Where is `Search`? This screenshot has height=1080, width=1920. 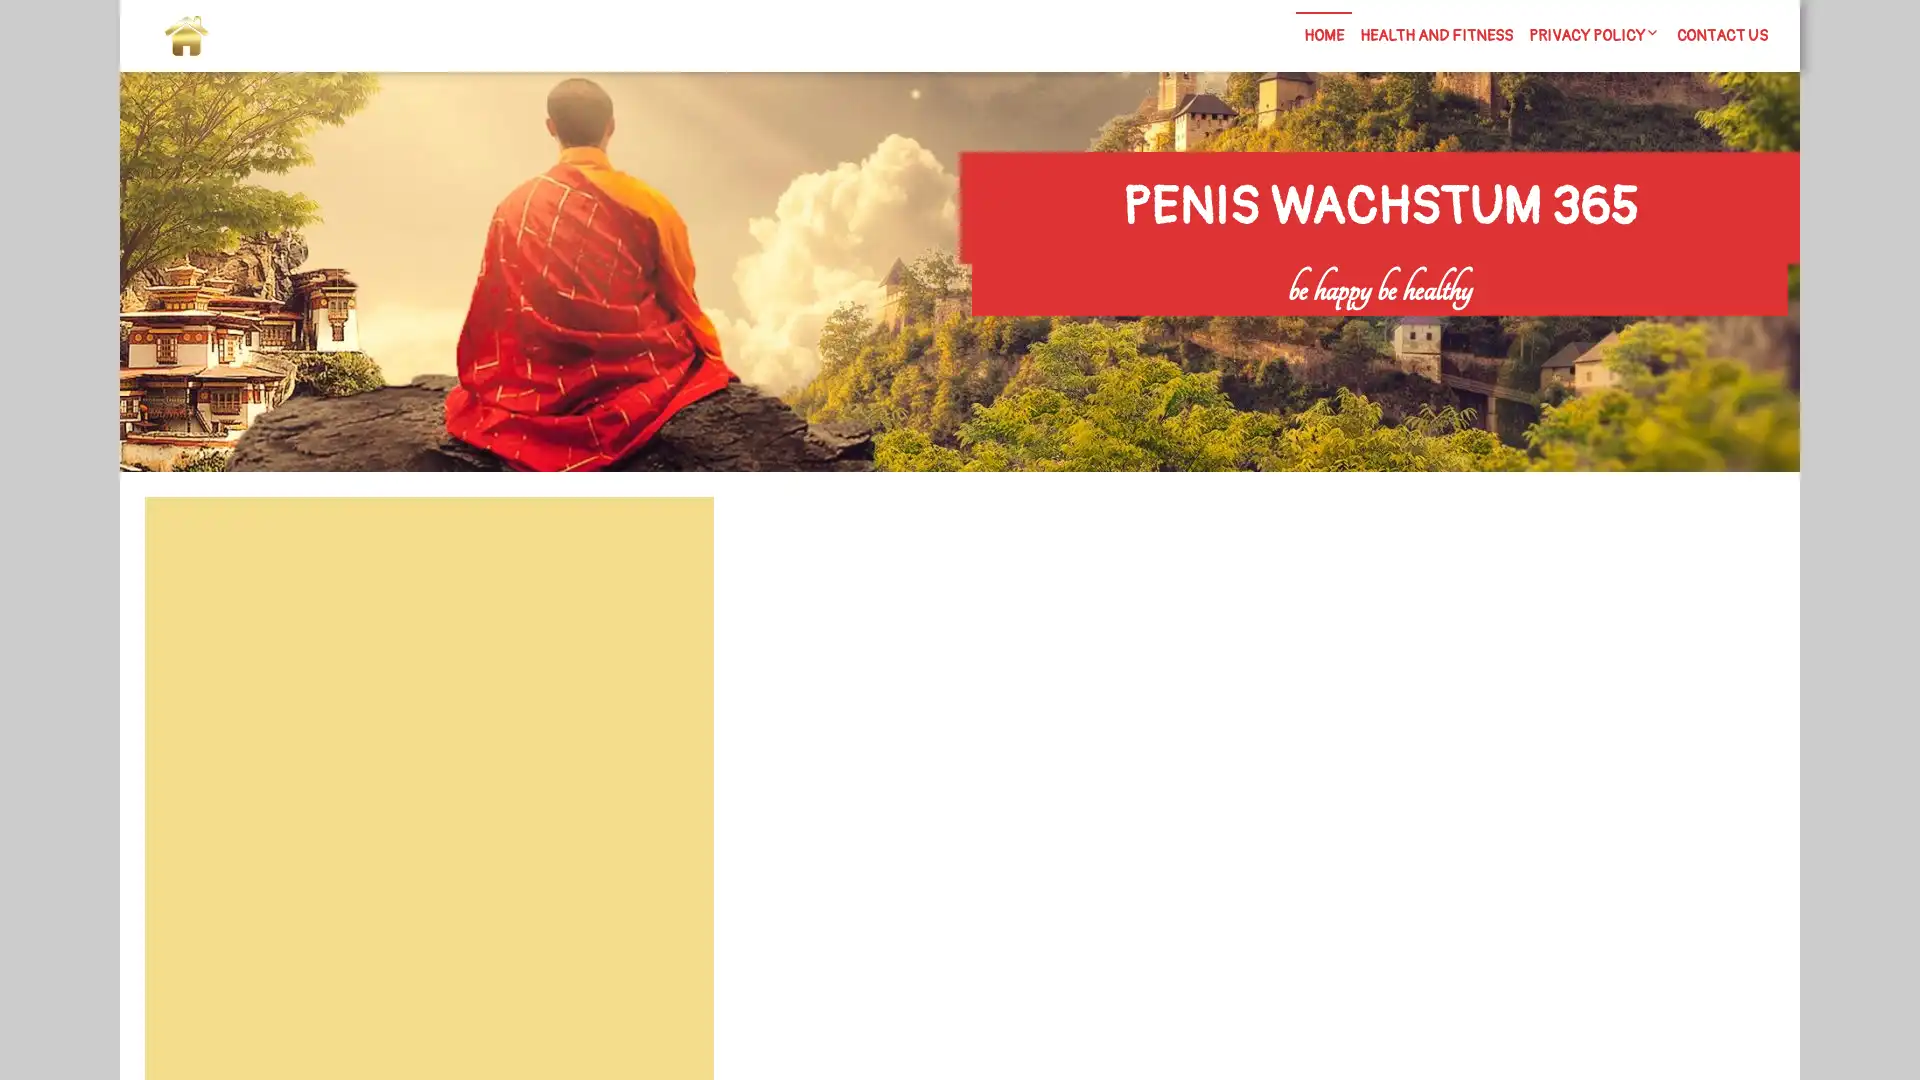 Search is located at coordinates (1557, 327).